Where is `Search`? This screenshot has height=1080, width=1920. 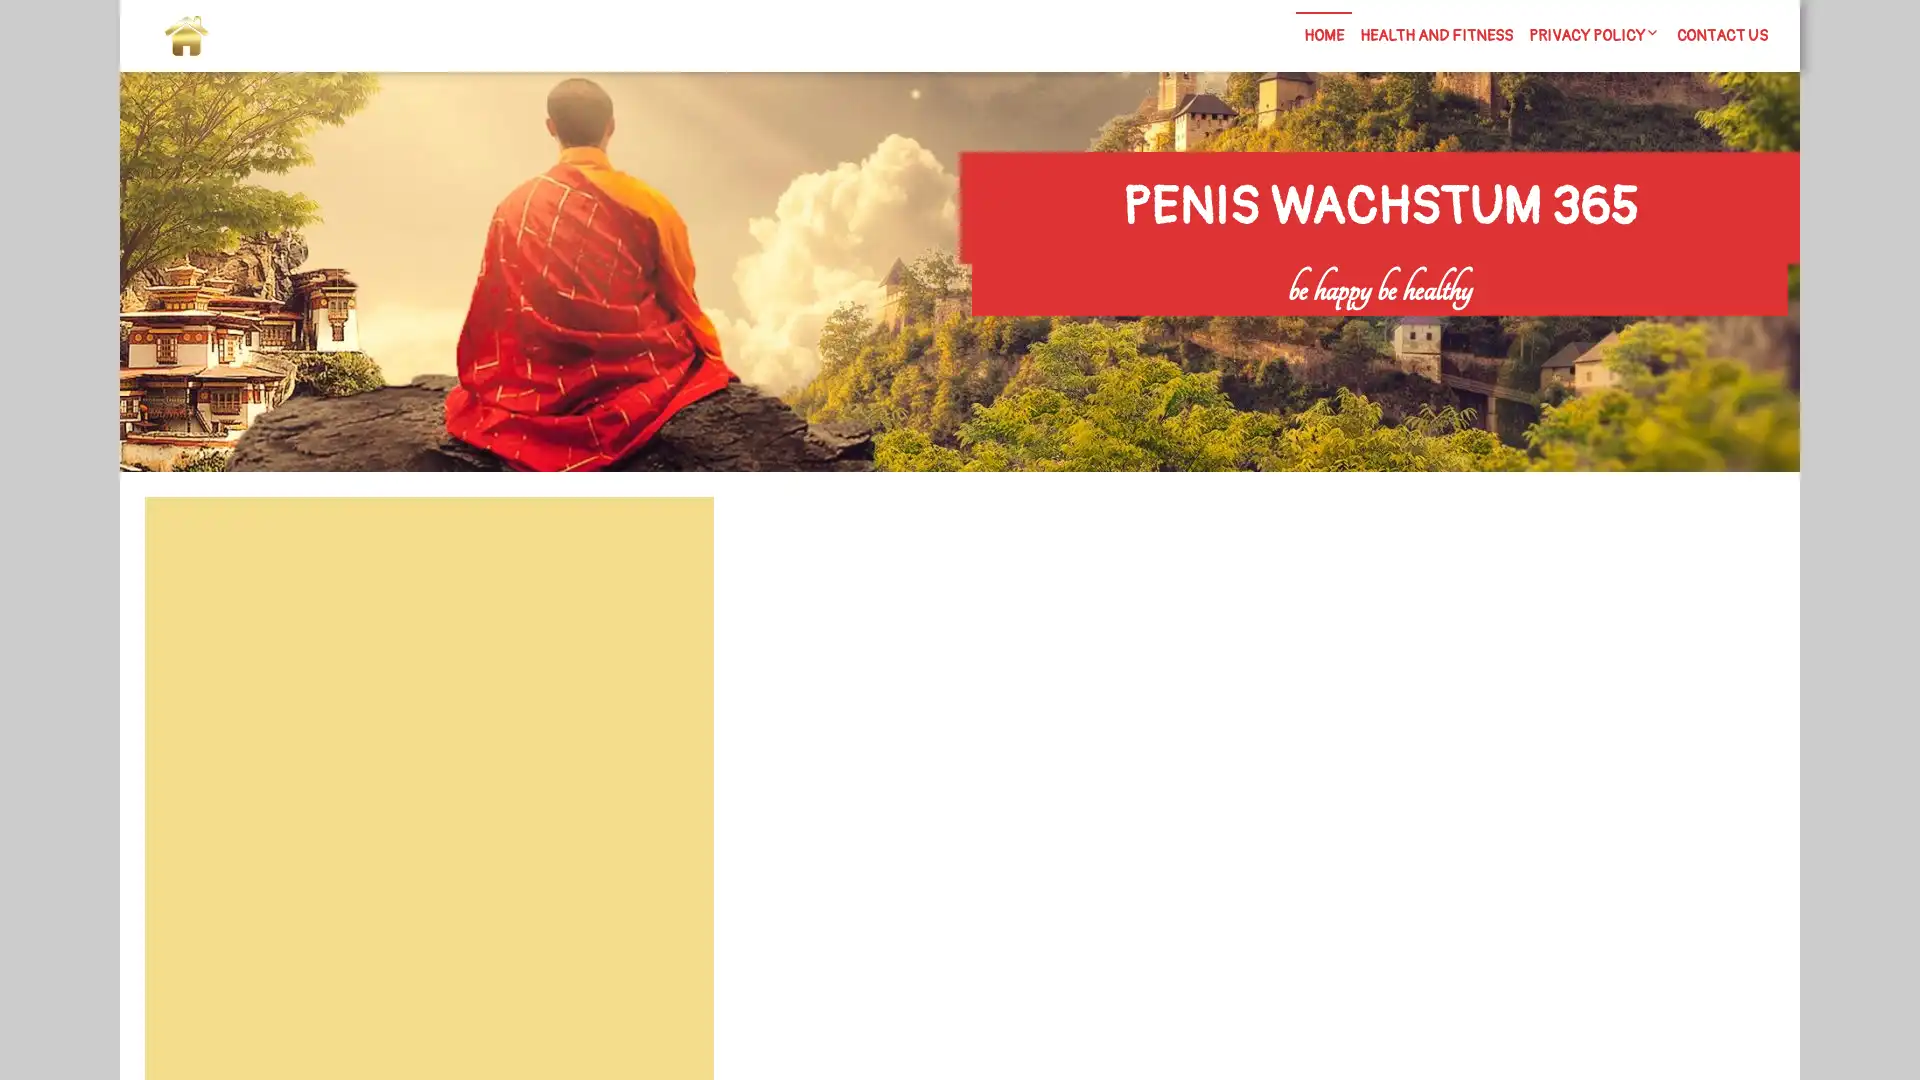 Search is located at coordinates (1557, 327).